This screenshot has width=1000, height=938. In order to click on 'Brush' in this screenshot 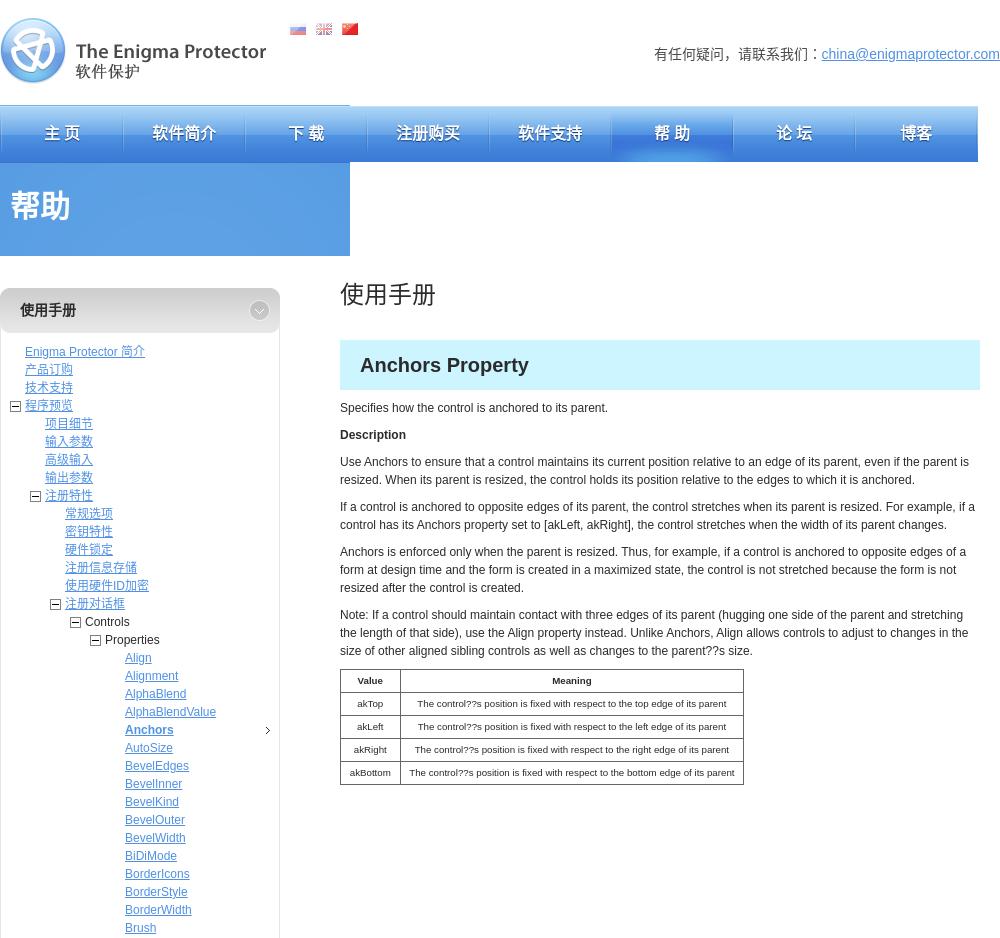, I will do `click(140, 926)`.